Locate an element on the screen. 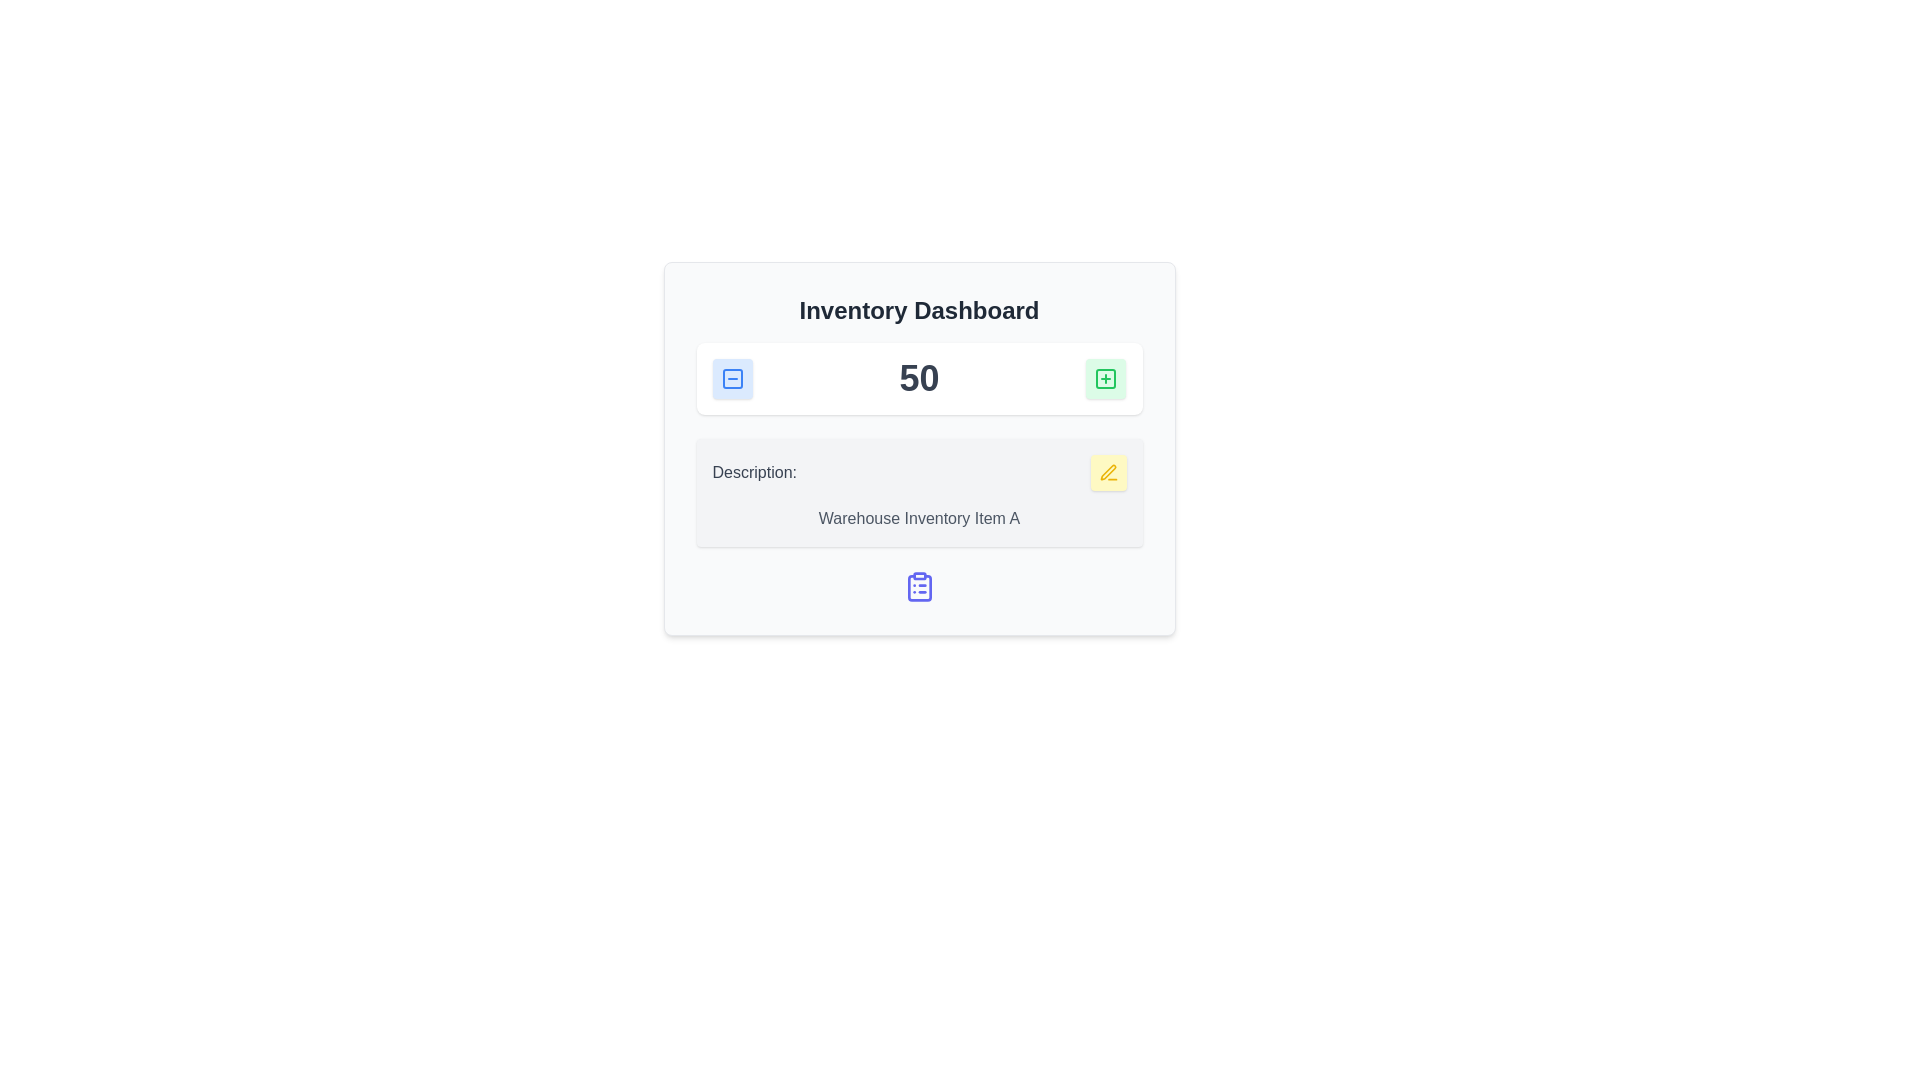 This screenshot has height=1080, width=1920. the green-bordered 'add' button with a green cross symbol inside, located on the right side of the 'Inventory Dashboard' interface is located at coordinates (1105, 378).